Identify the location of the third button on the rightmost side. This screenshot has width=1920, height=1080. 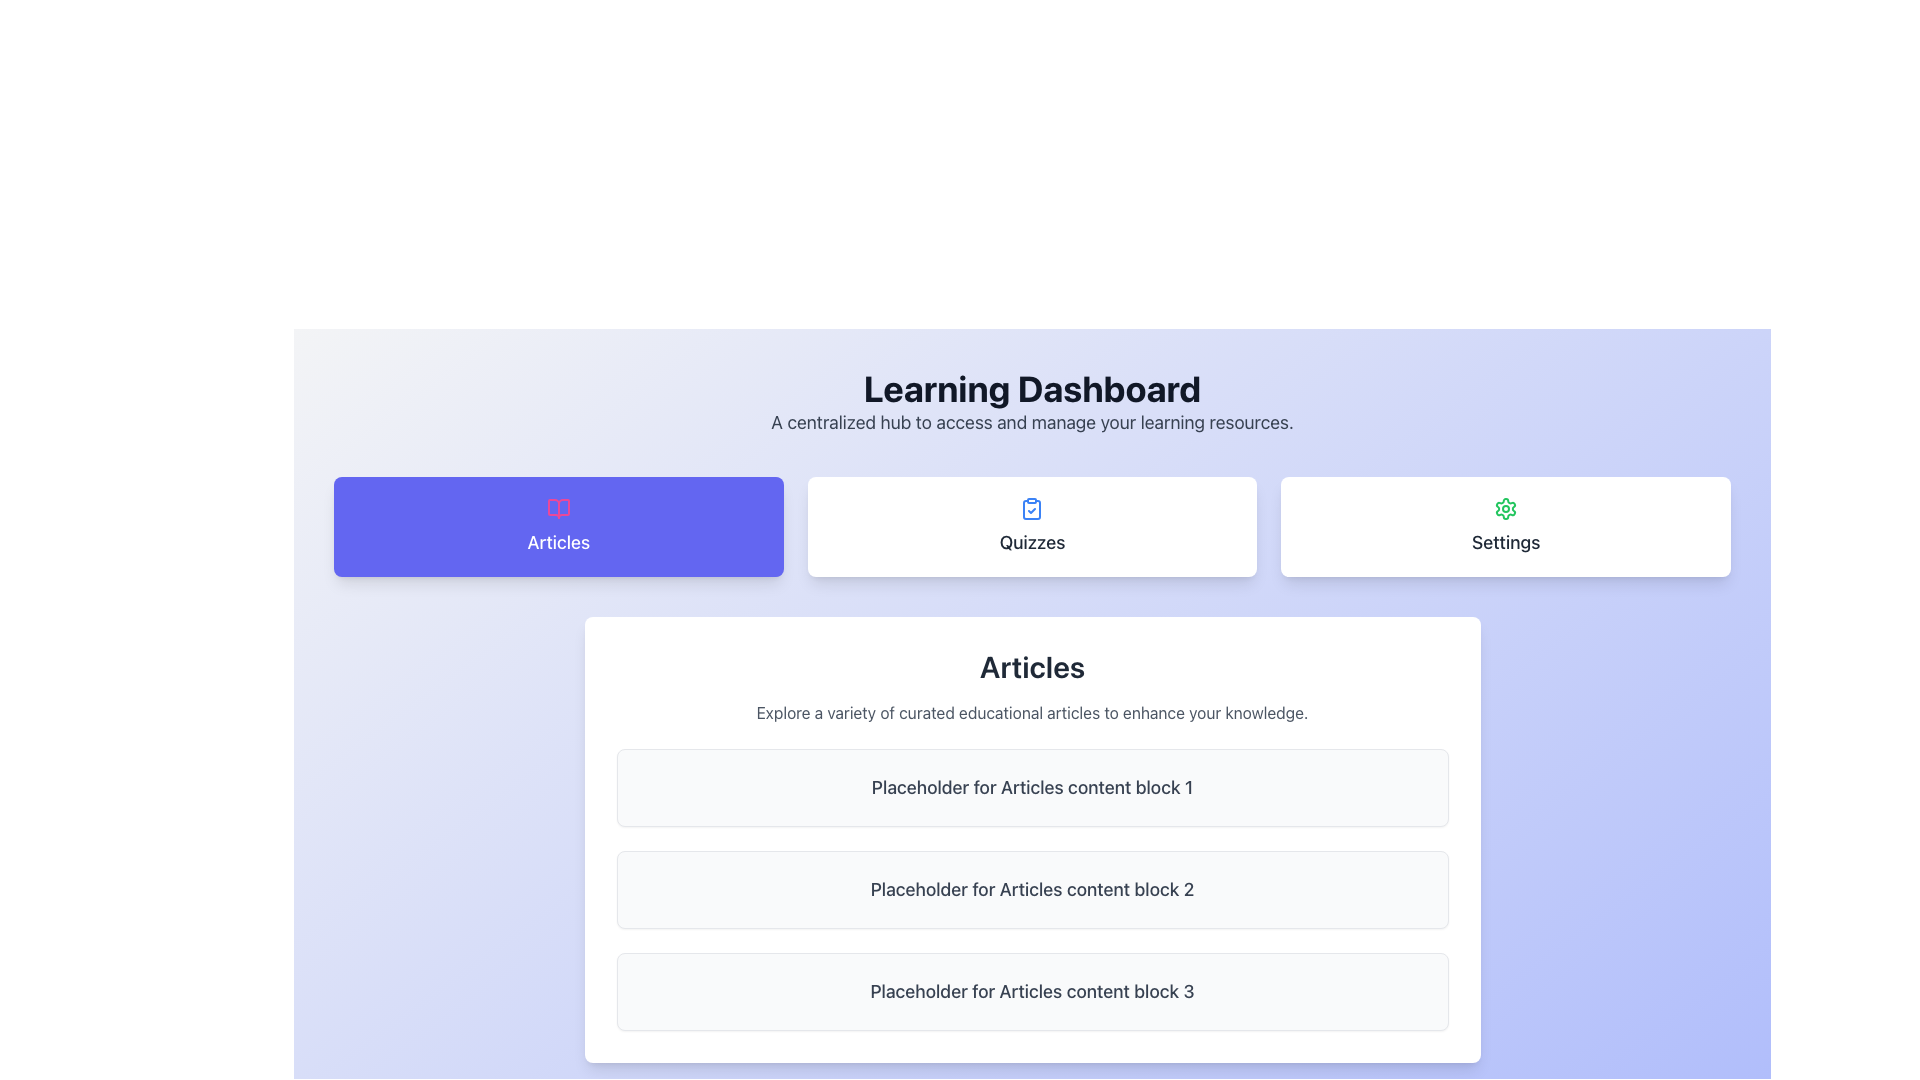
(1506, 526).